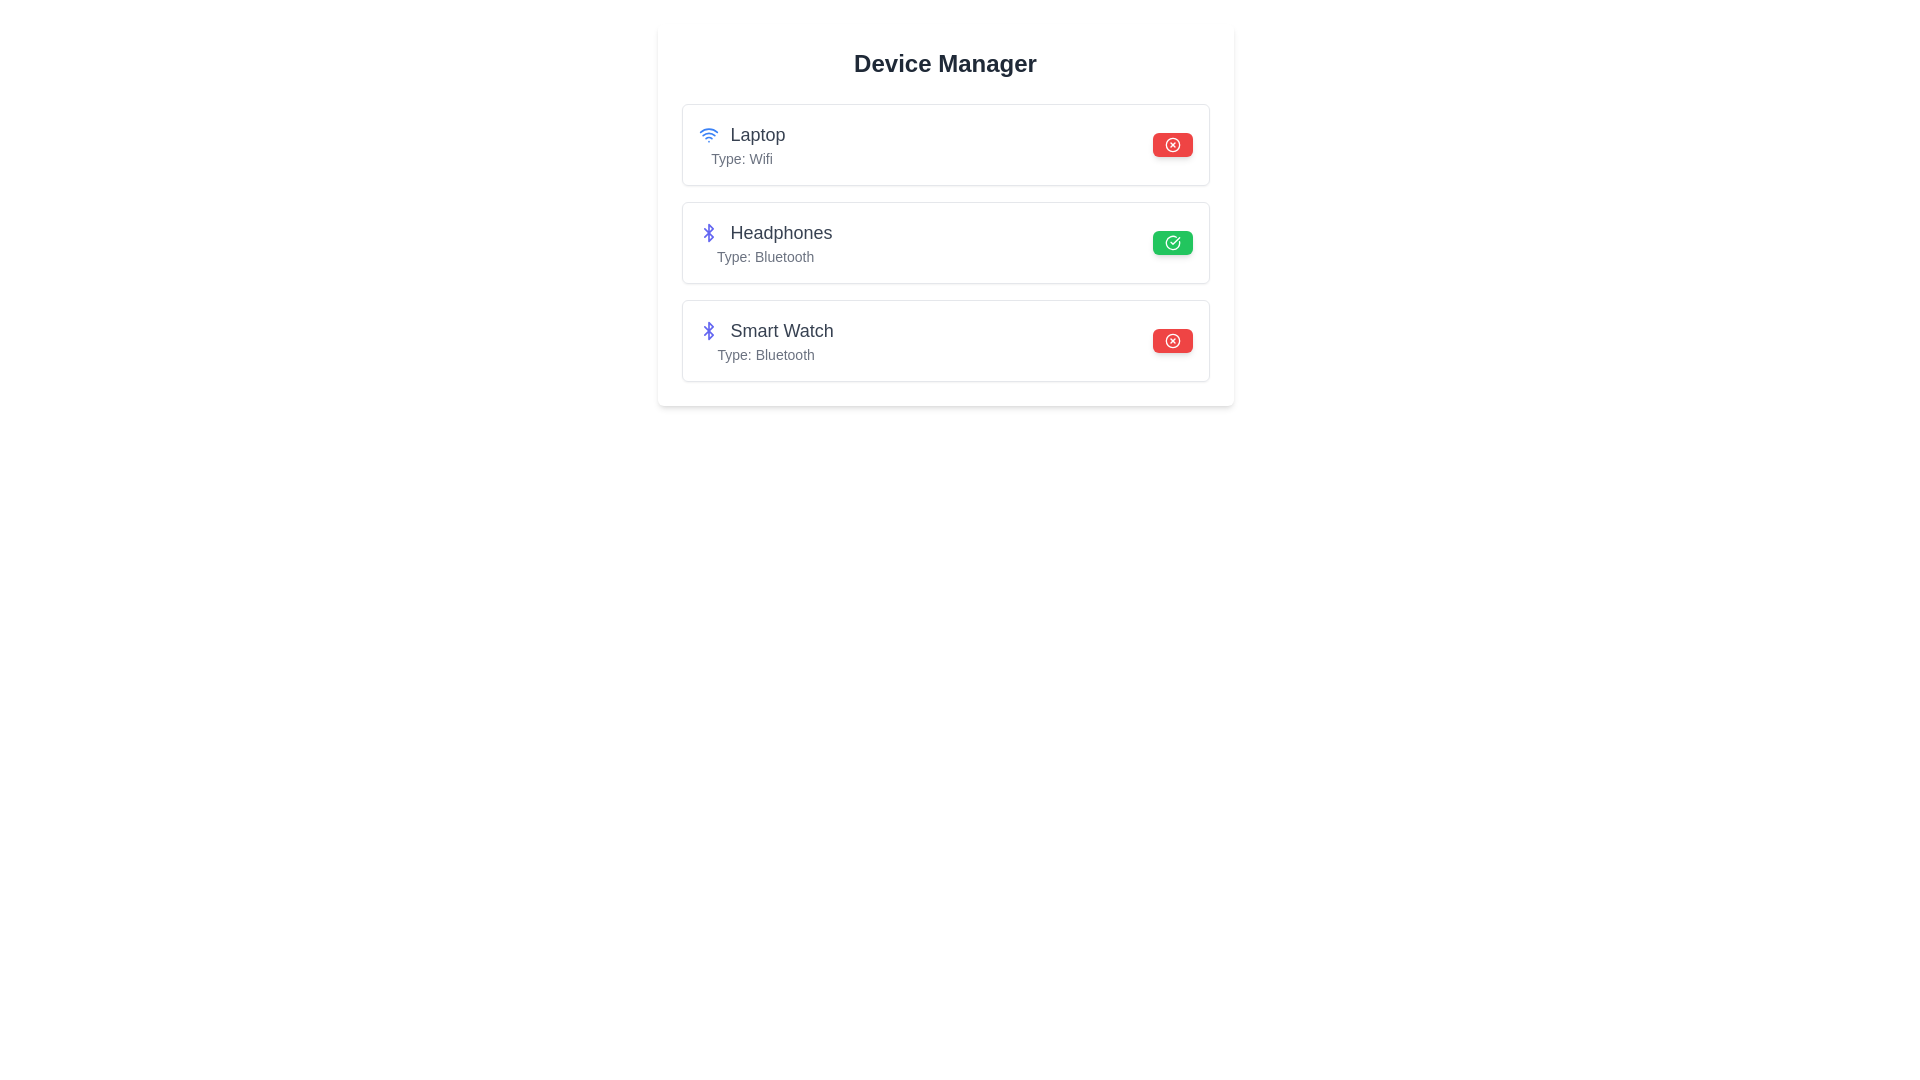 This screenshot has width=1920, height=1080. I want to click on the Iconic button with a red background and a white cross located at the top-right corner of the 'Laptop' item, so click(1172, 144).